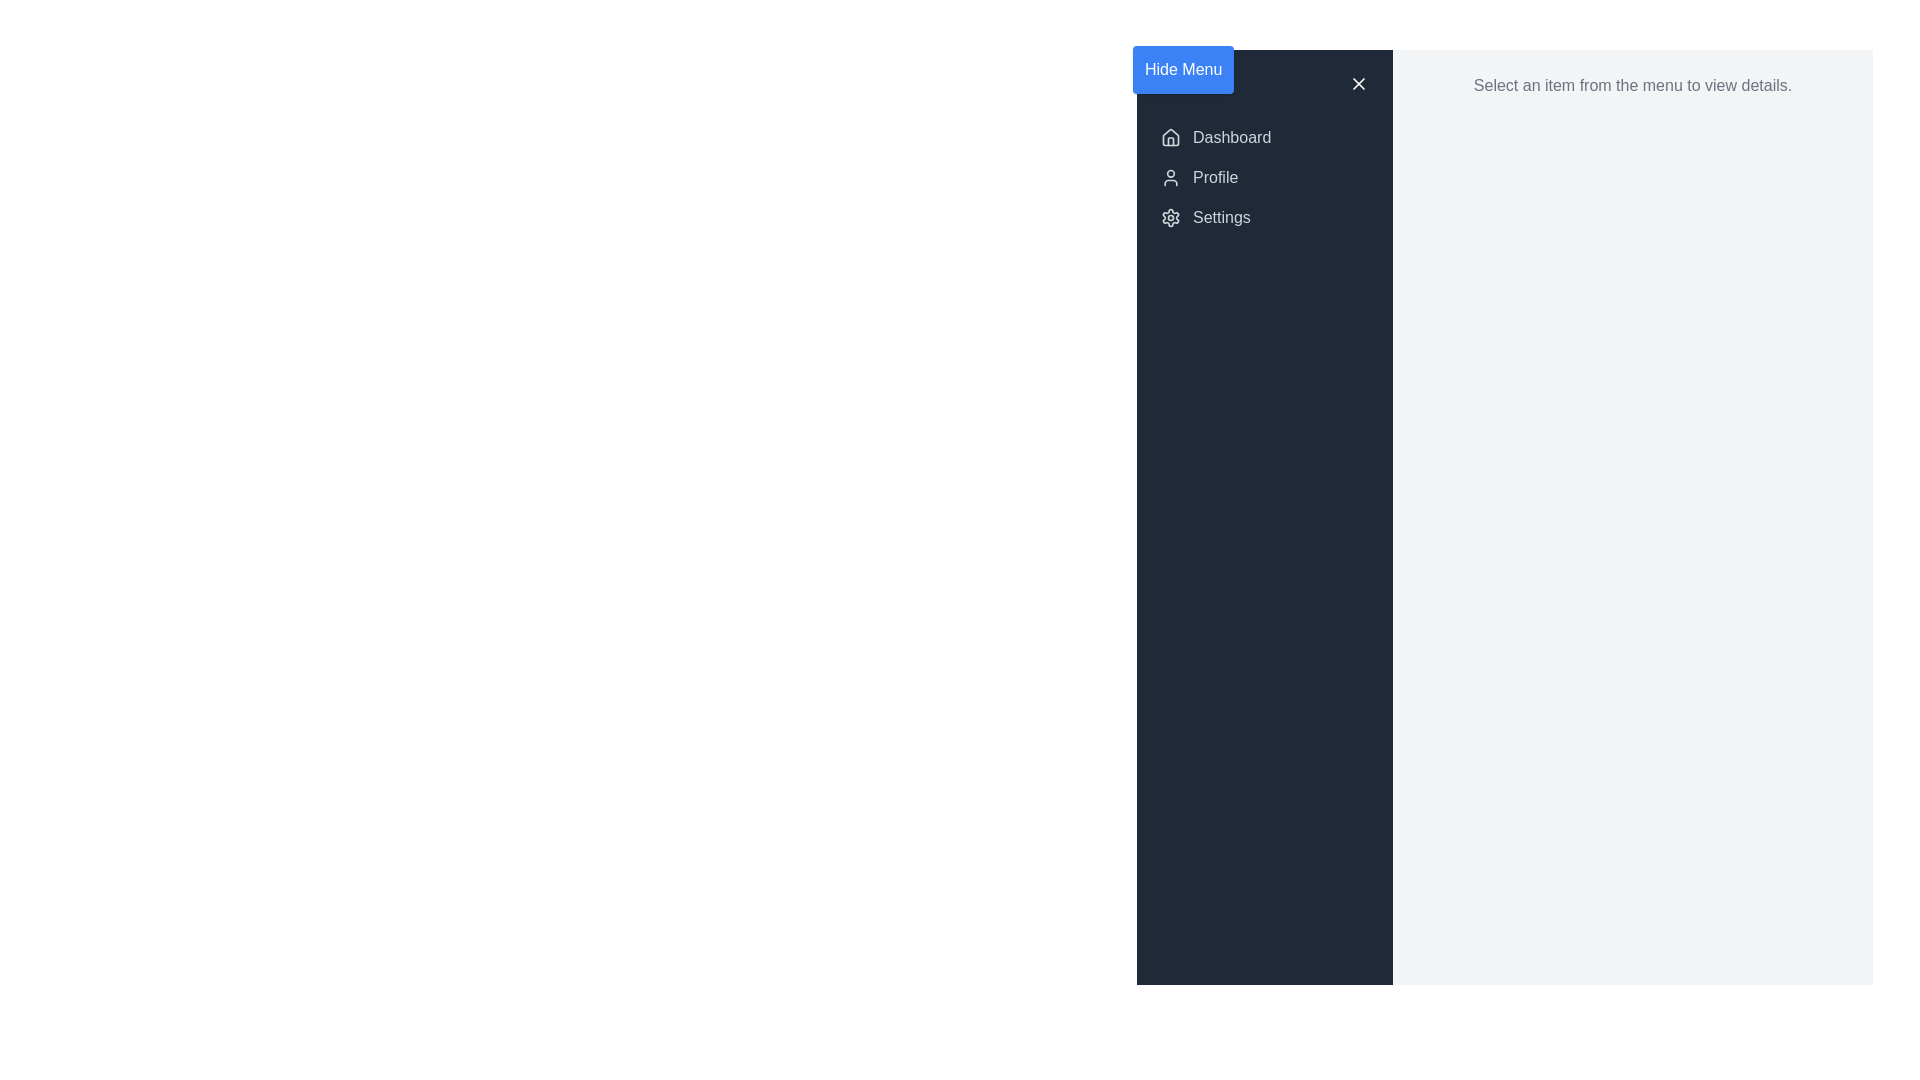 Image resolution: width=1920 pixels, height=1080 pixels. Describe the element at coordinates (1358, 83) in the screenshot. I see `the close button icon, which is an 'X' symbol located at the top-right corner of the dark sidebar` at that location.